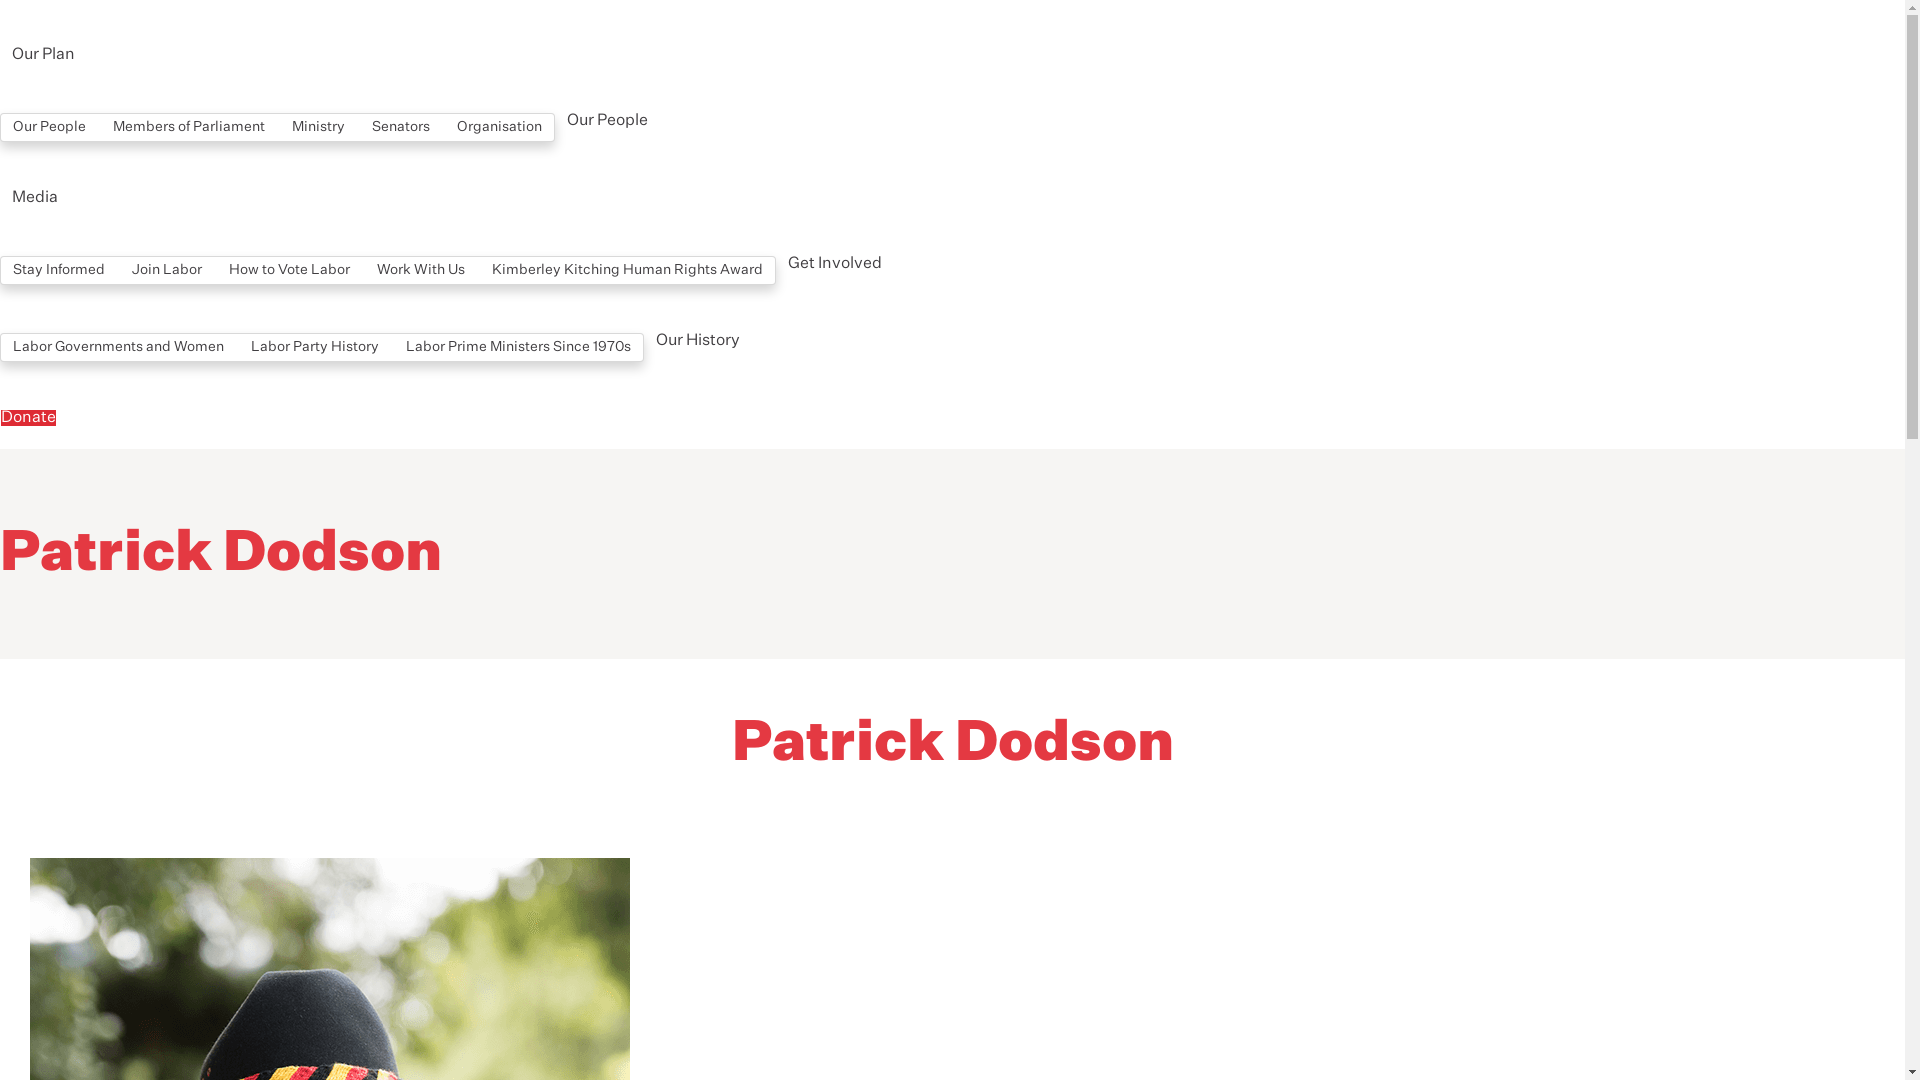 The width and height of the screenshot is (1920, 1080). What do you see at coordinates (626, 270) in the screenshot?
I see `'Kimberley Kitching Human Rights Award'` at bounding box center [626, 270].